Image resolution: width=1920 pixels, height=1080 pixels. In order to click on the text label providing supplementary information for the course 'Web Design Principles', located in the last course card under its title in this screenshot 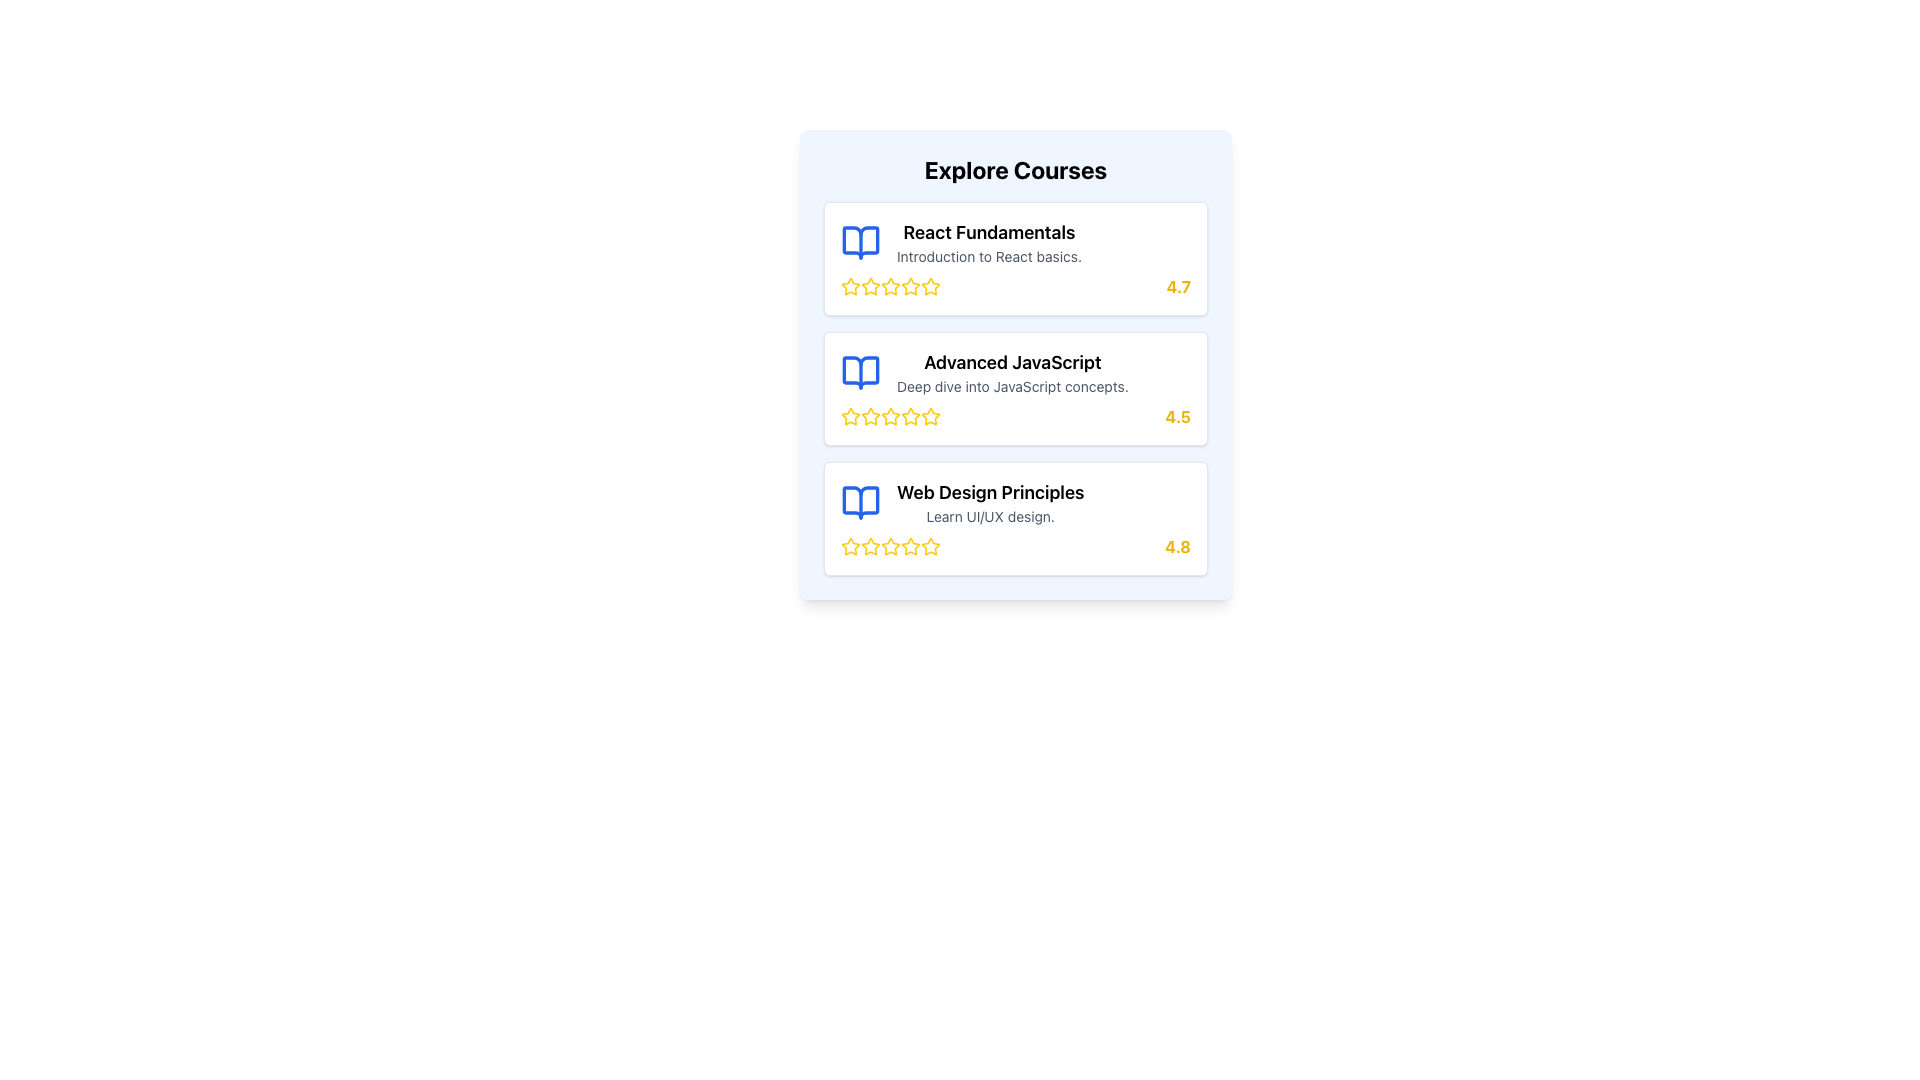, I will do `click(990, 515)`.